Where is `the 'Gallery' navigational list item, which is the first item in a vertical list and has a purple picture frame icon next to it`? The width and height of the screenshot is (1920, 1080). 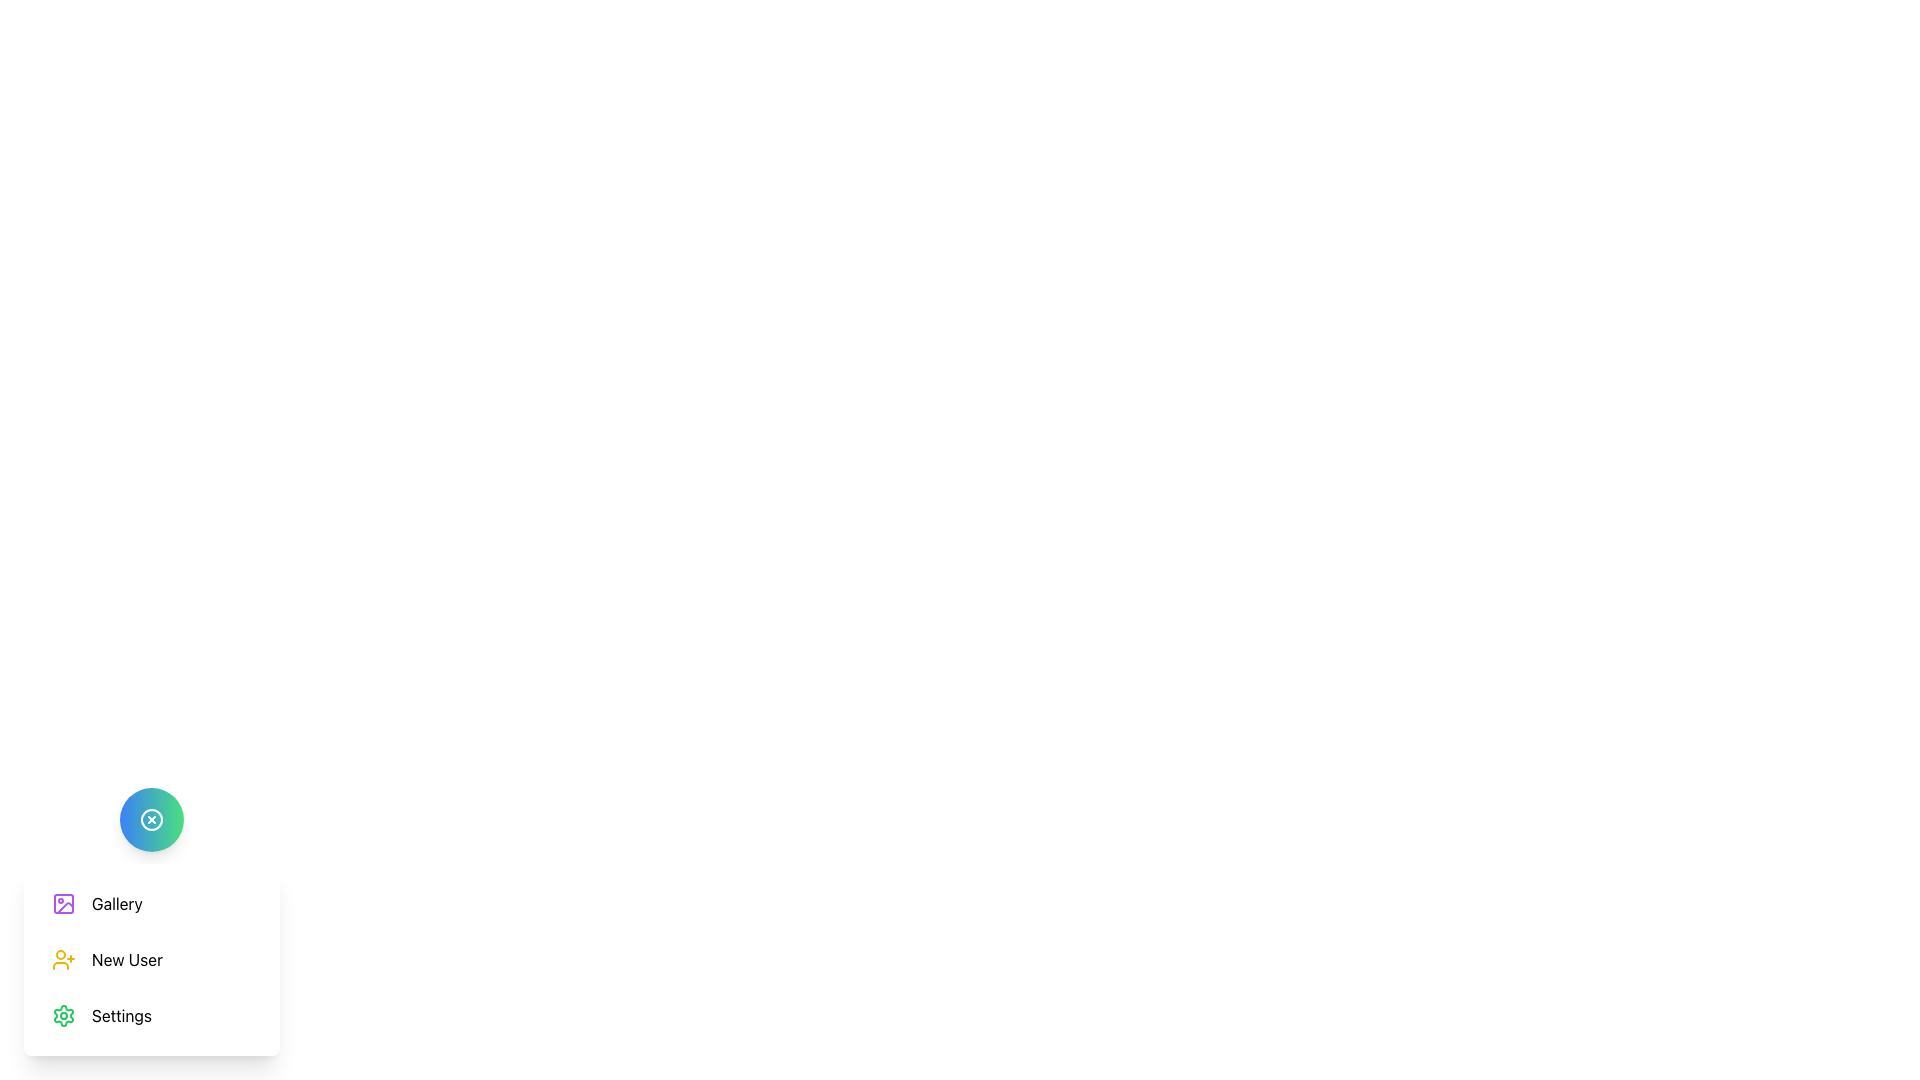 the 'Gallery' navigational list item, which is the first item in a vertical list and has a purple picture frame icon next to it is located at coordinates (96, 903).